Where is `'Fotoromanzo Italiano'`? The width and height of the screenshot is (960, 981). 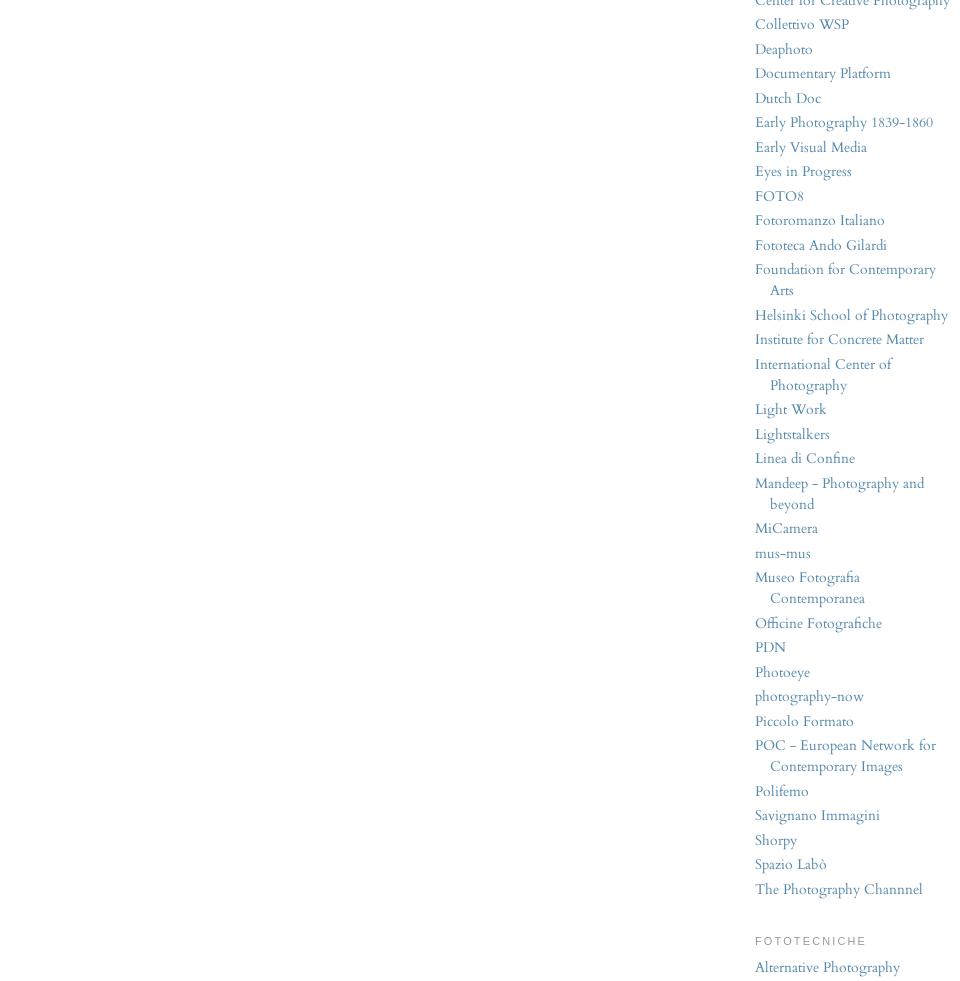 'Fotoromanzo Italiano' is located at coordinates (820, 219).